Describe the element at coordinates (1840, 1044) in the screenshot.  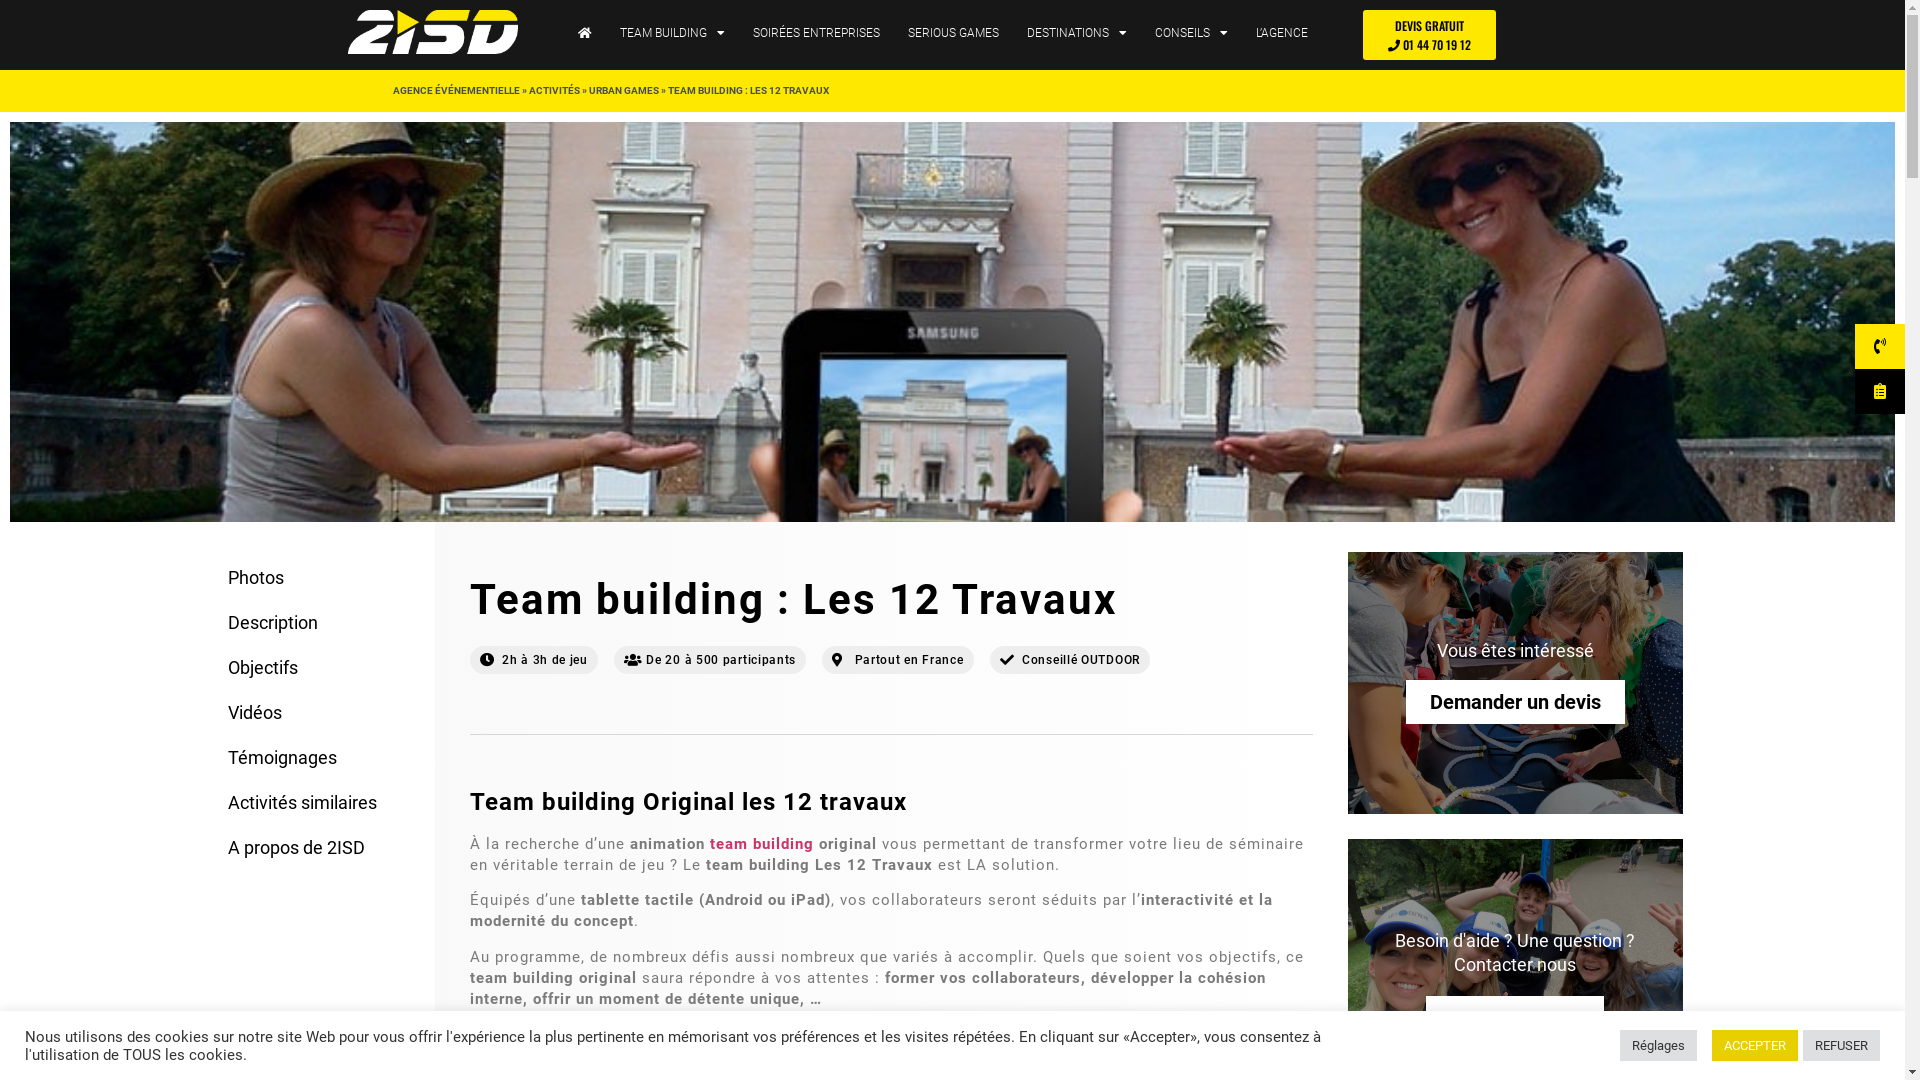
I see `'REFUSER'` at that location.